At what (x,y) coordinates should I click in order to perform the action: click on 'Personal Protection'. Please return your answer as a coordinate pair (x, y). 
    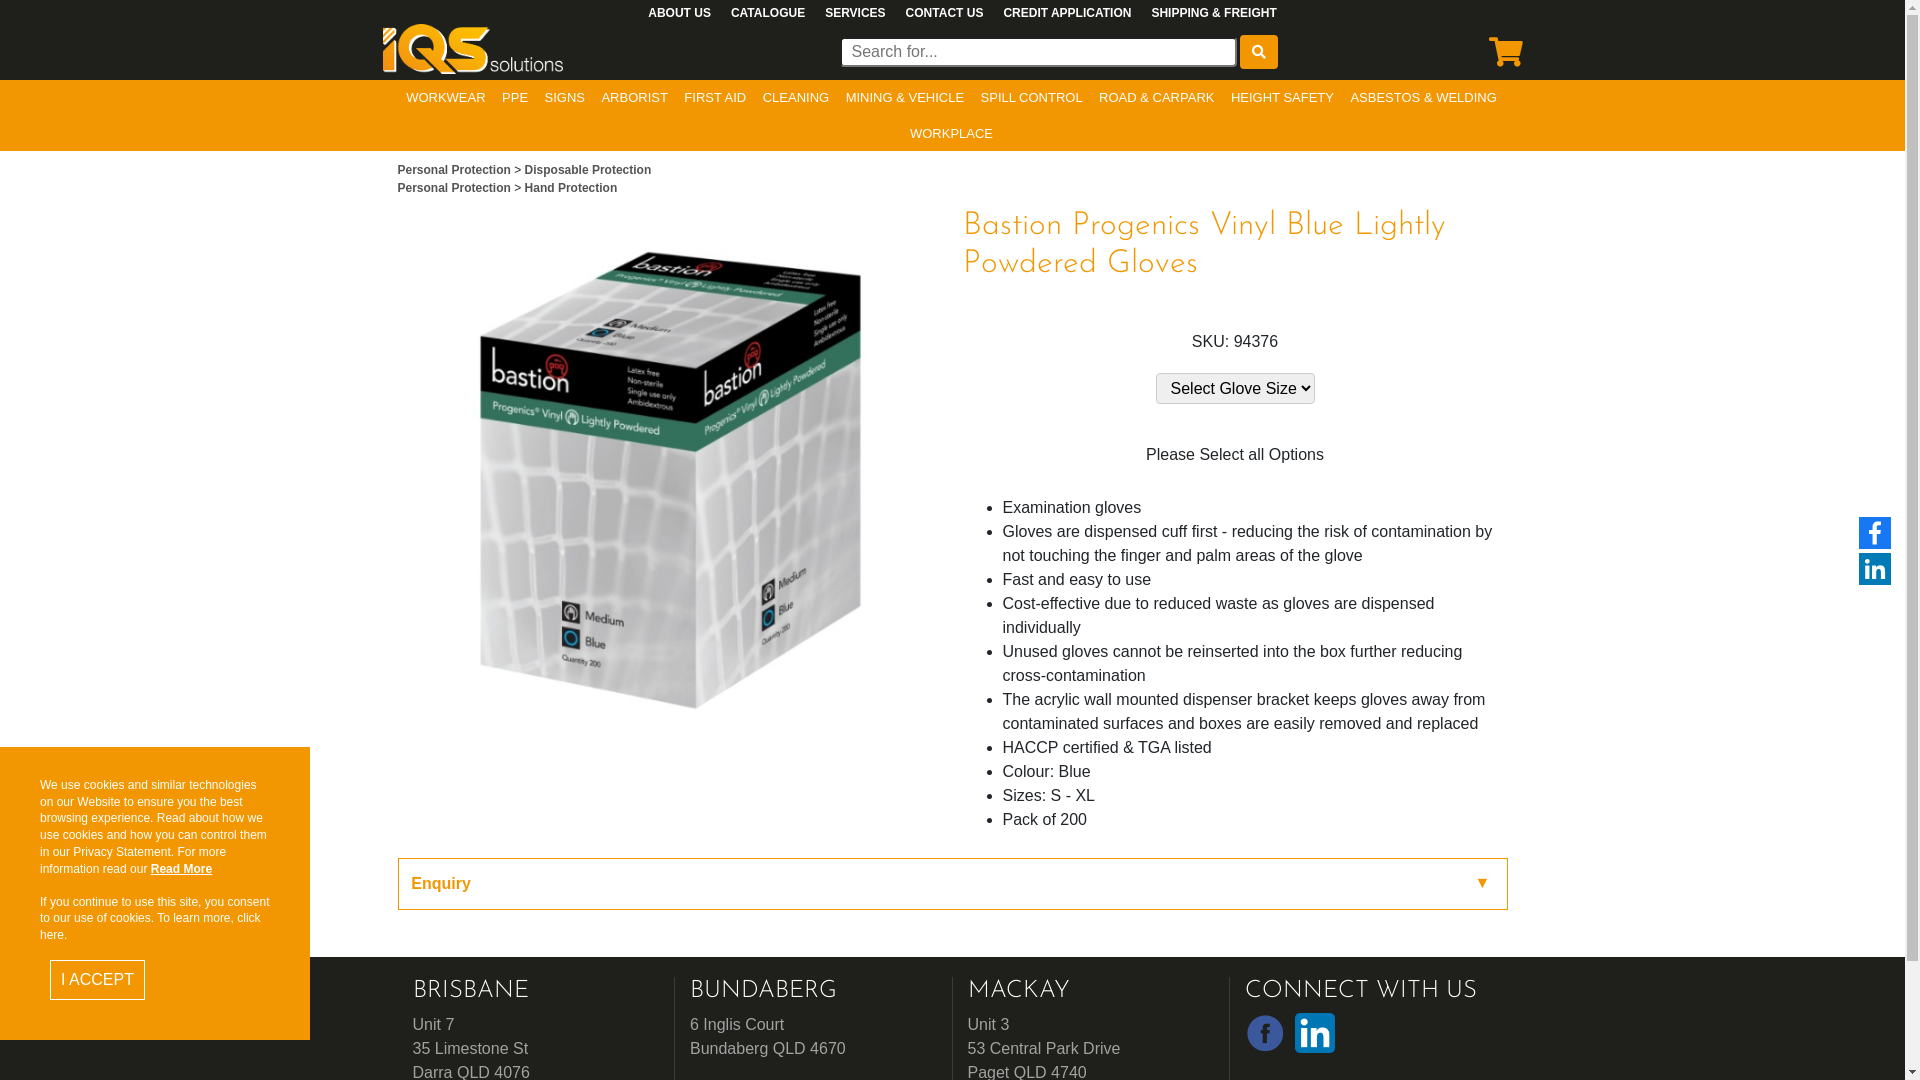
    Looking at the image, I should click on (398, 168).